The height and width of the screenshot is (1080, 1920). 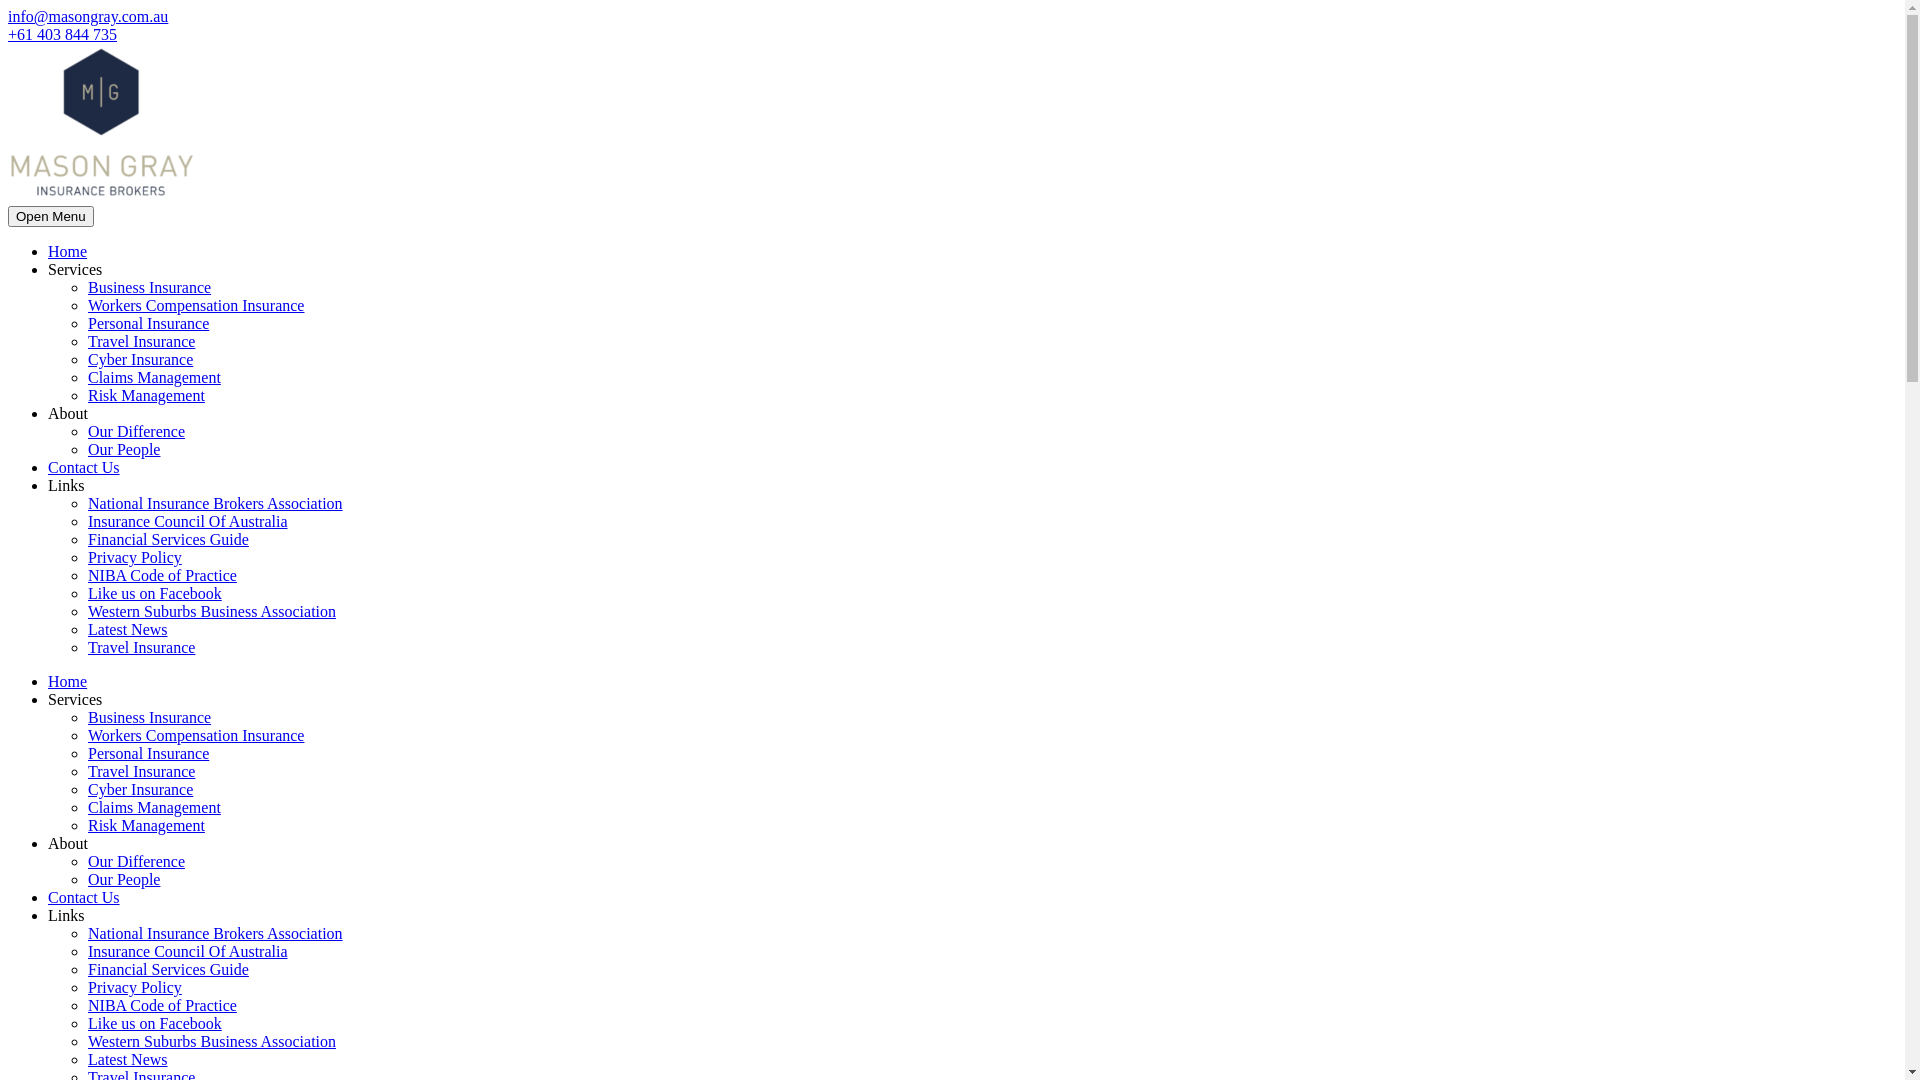 I want to click on 'Home', so click(x=67, y=680).